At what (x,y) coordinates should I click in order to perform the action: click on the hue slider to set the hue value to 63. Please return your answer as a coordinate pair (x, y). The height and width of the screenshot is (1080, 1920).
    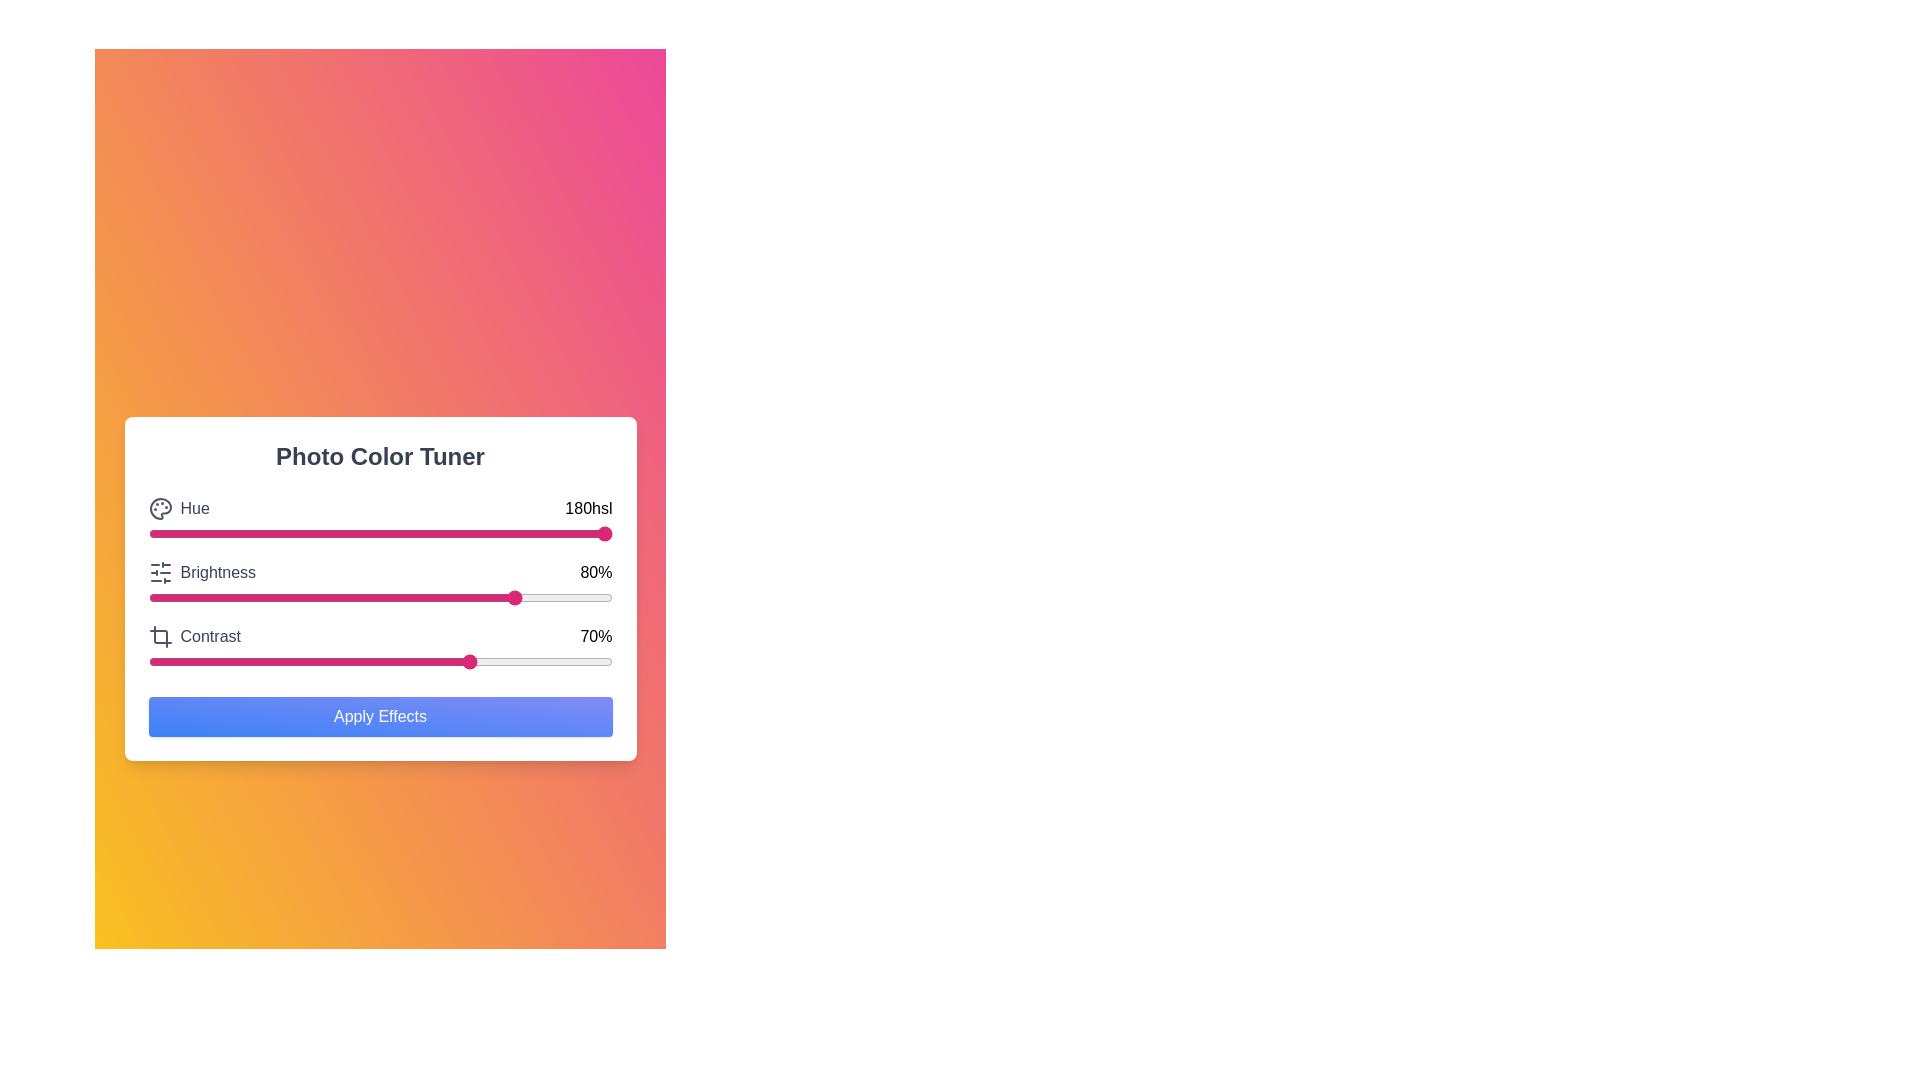
    Looking at the image, I should click on (439, 532).